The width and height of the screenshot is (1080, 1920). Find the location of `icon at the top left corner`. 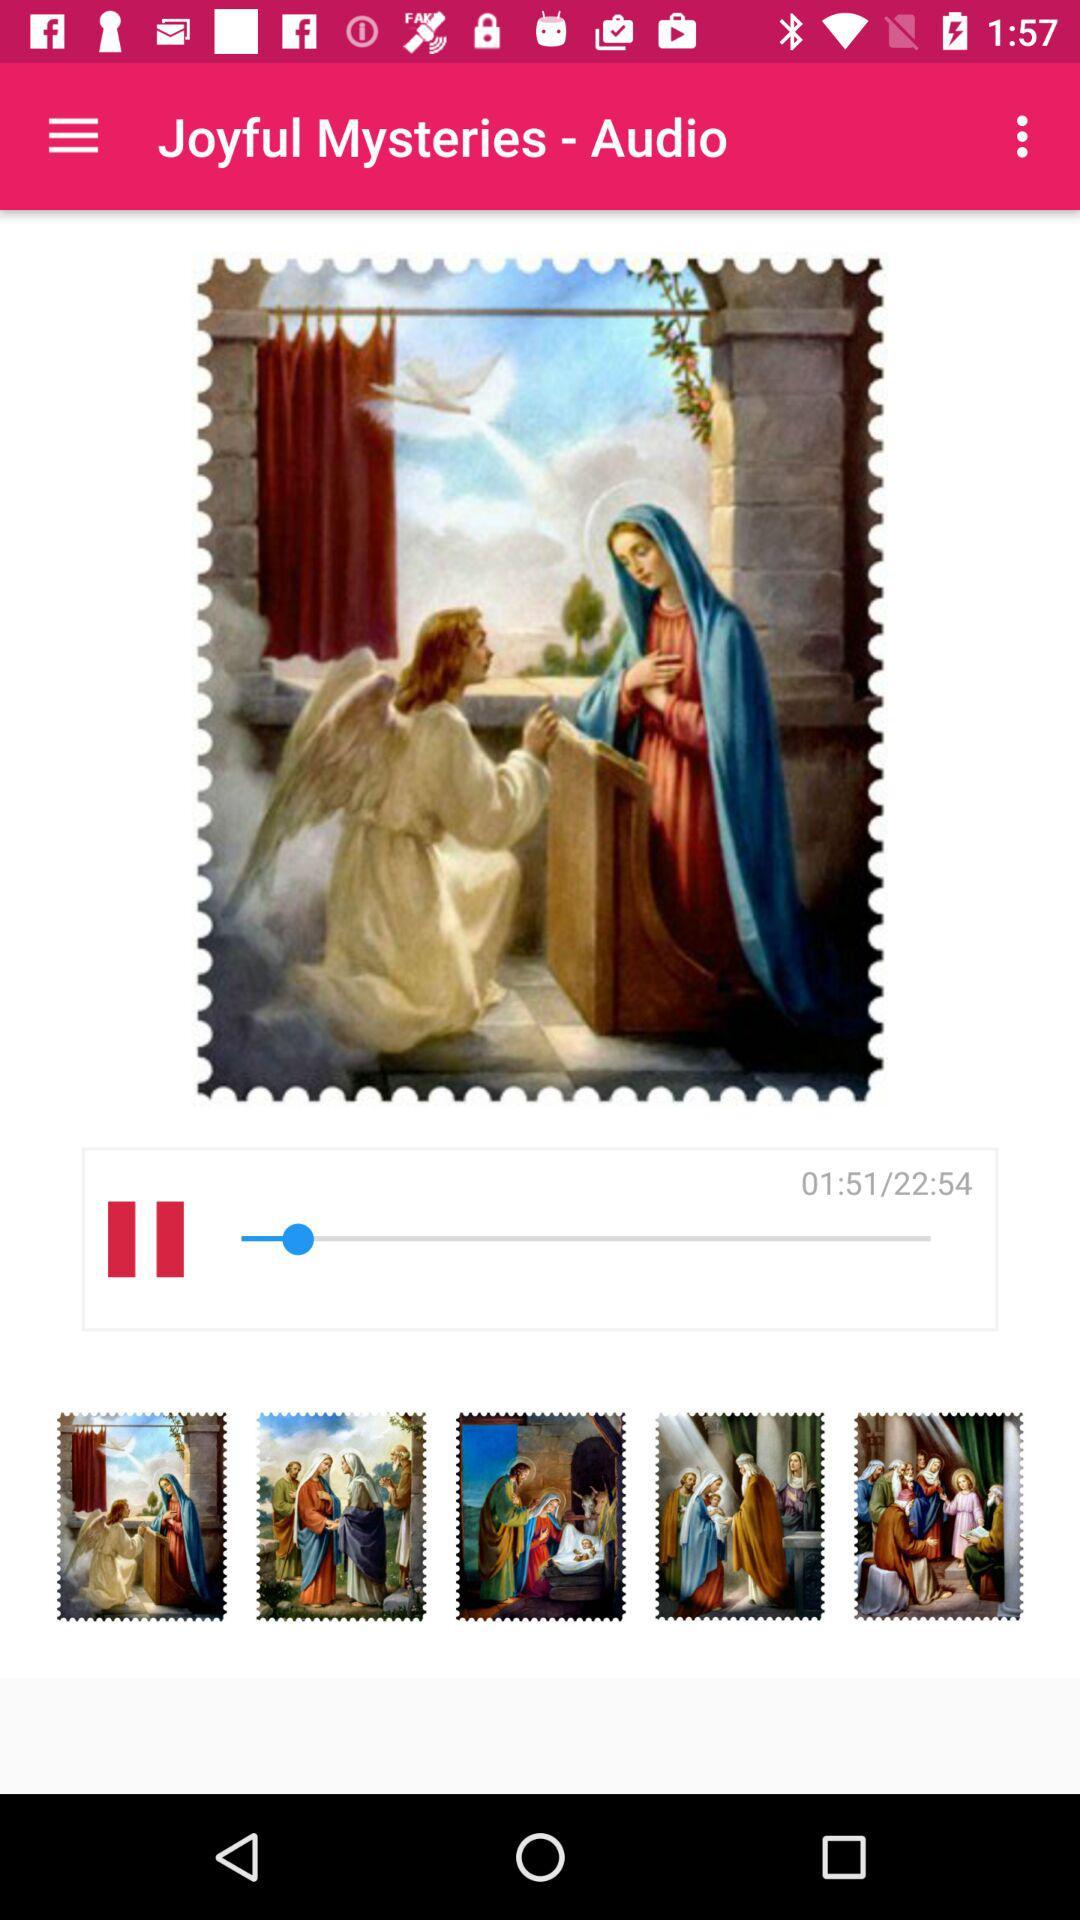

icon at the top left corner is located at coordinates (72, 135).